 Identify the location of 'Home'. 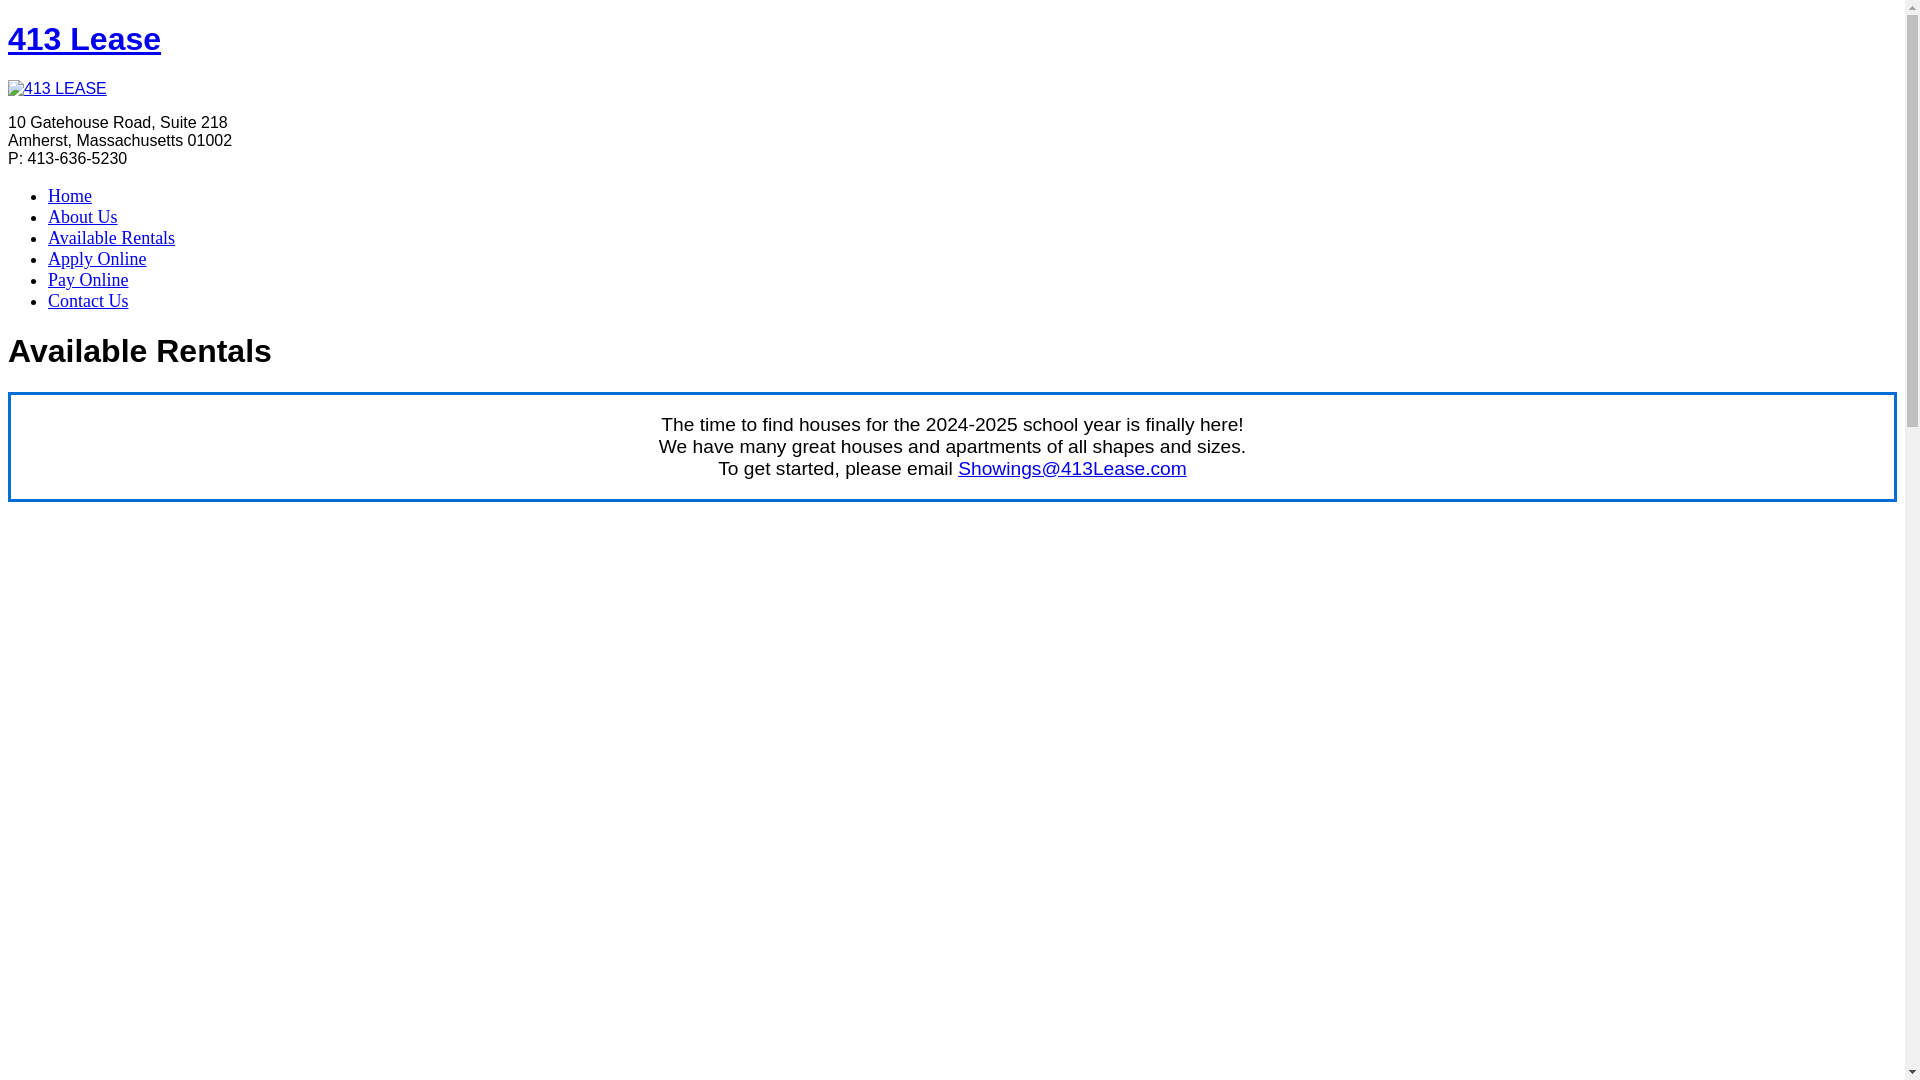
(70, 196).